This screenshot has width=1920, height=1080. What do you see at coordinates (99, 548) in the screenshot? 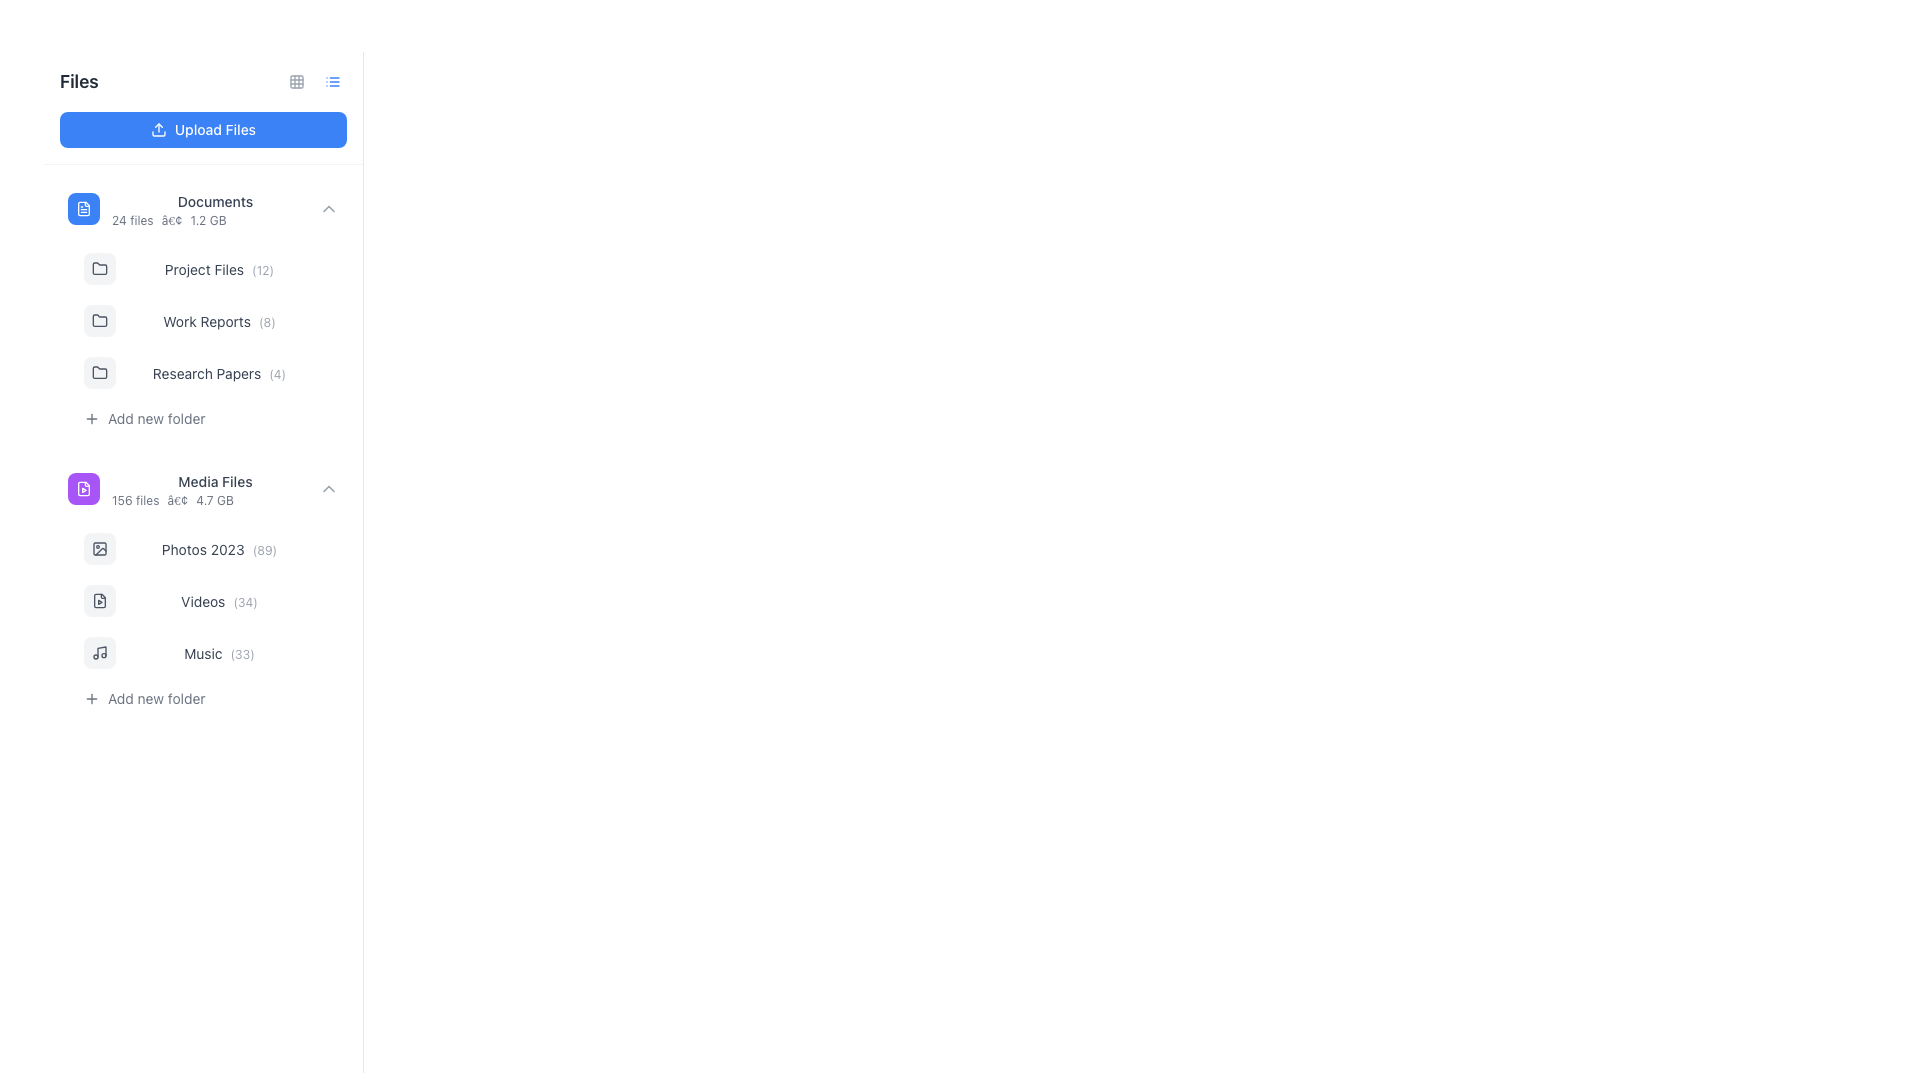
I see `the square icon with a gray background and rounded corners, which features a photo-like graphic, located to the left of the text 'Photos 2023(89)' in the sidebar under 'Media Files'` at bounding box center [99, 548].